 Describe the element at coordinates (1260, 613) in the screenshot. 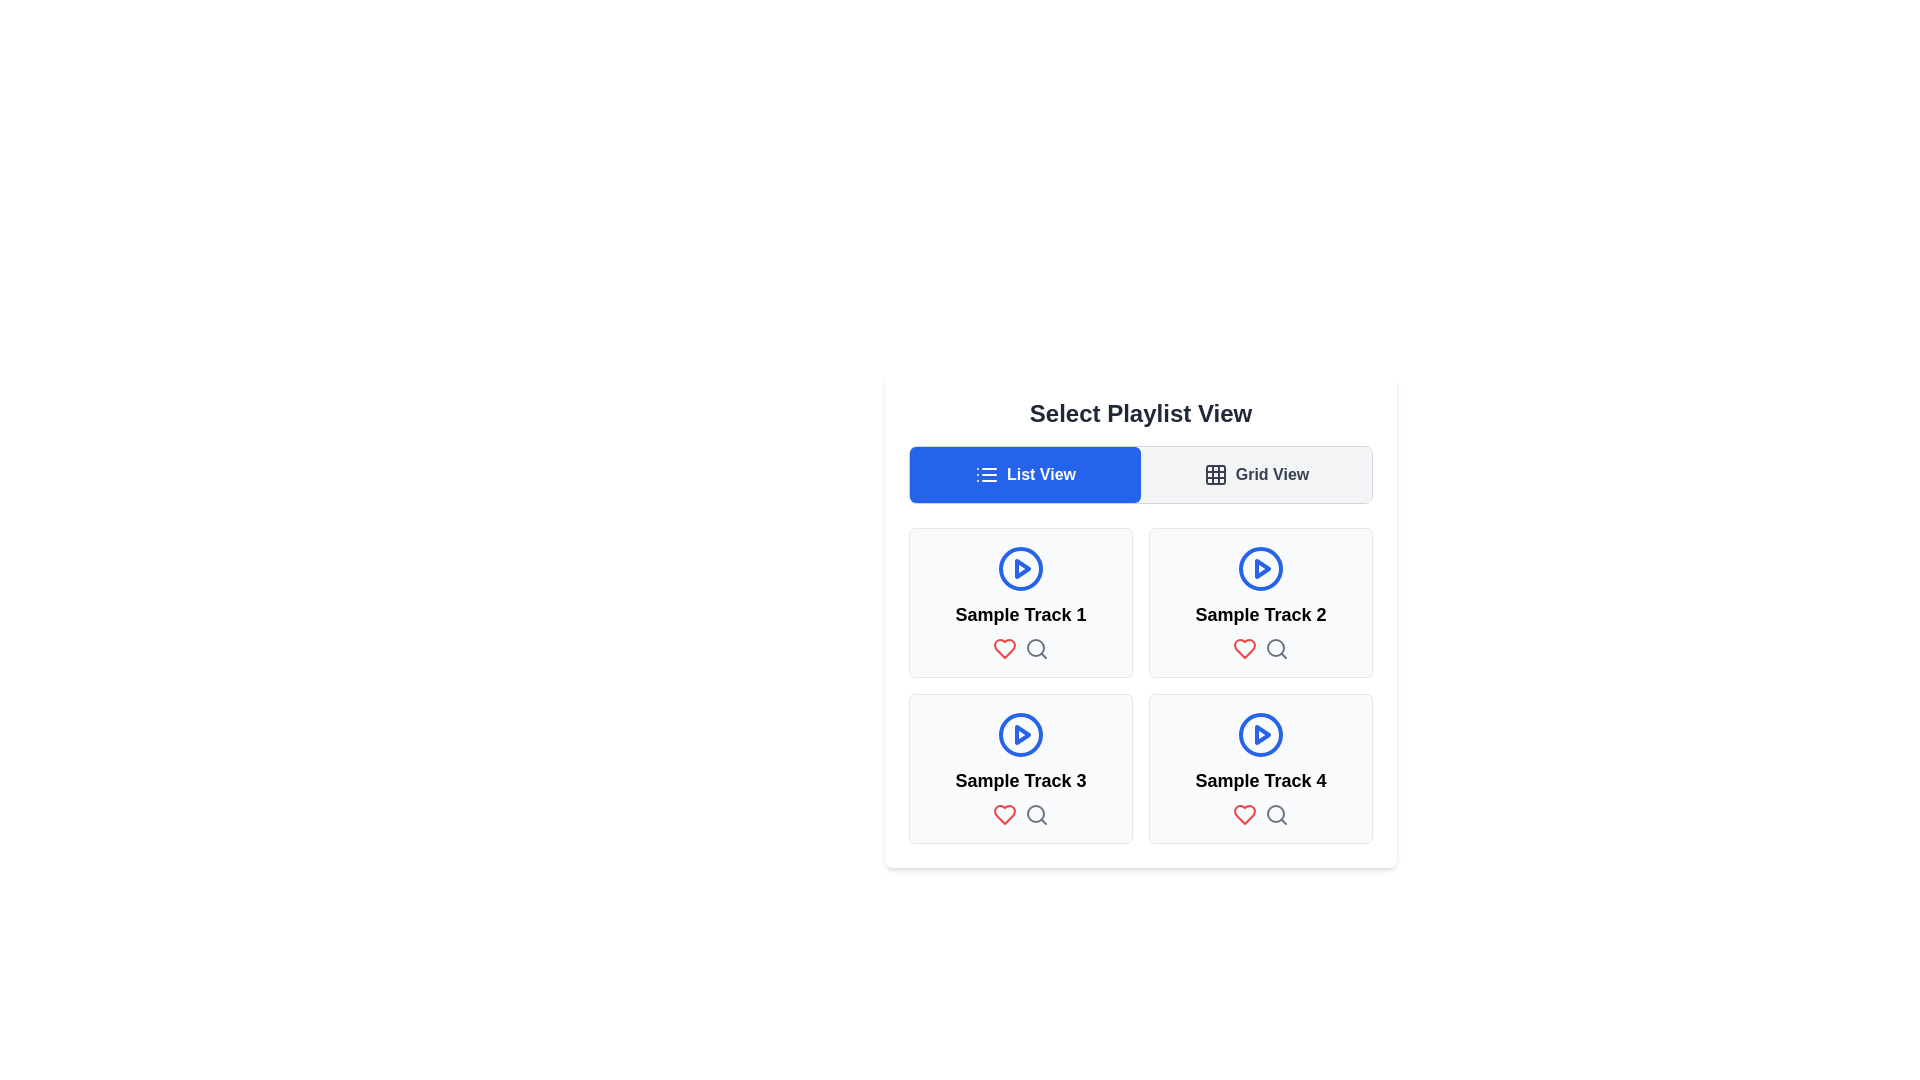

I see `text of the label 'Sample Track 2' located in the second cell of the first row below the header 'Select Playlist View'` at that location.